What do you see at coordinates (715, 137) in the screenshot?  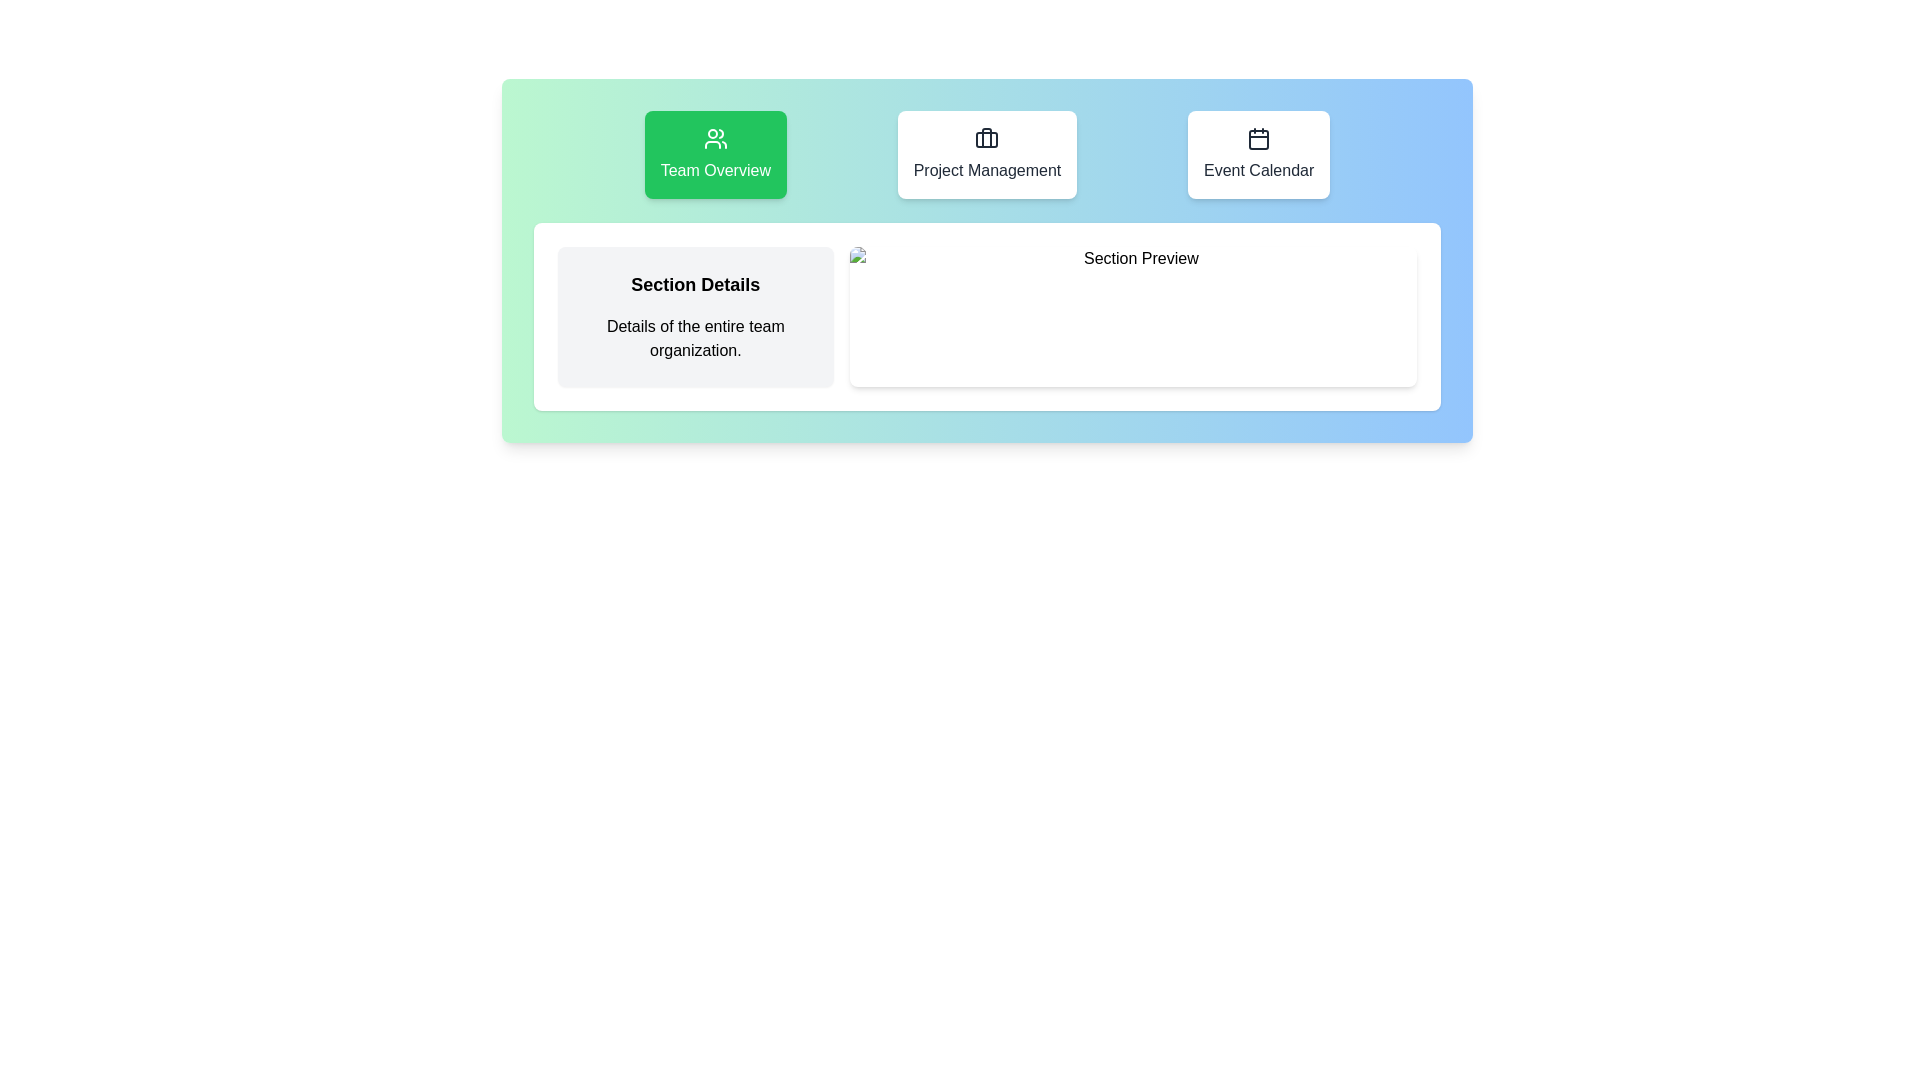 I see `the 'Team Overview' button, which contains the icon representing the 'Team Overview' functionality, located in the top-center area of the button's green rectangle` at bounding box center [715, 137].